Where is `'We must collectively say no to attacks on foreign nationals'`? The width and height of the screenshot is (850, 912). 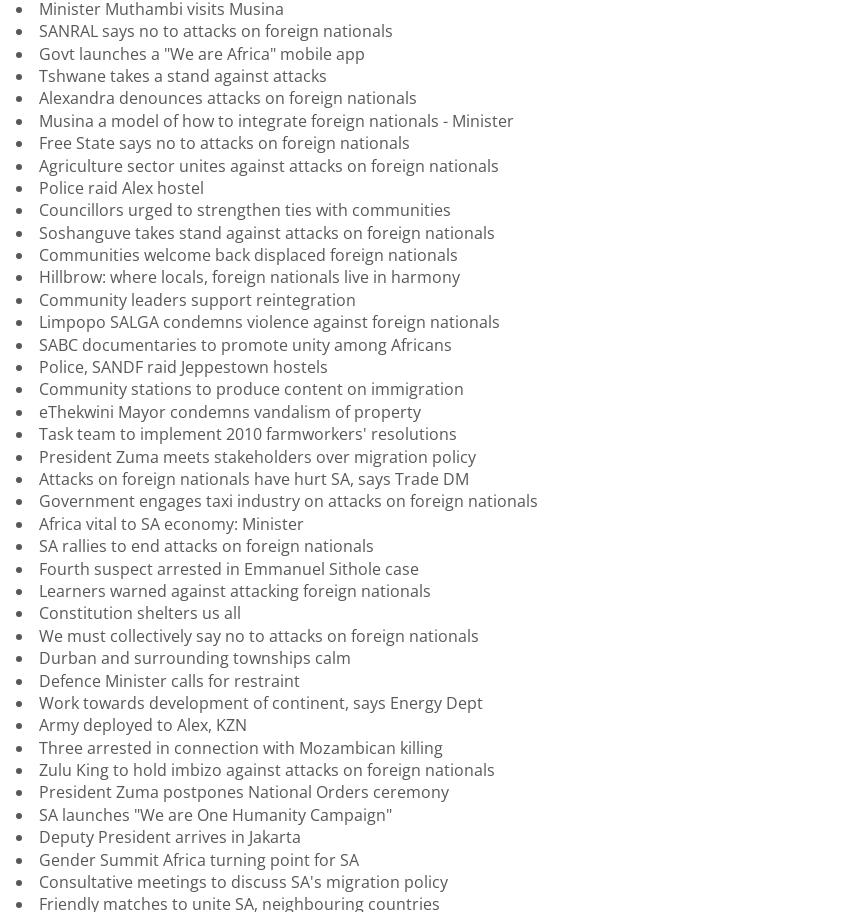 'We must collectively say no to attacks on foreign nationals' is located at coordinates (257, 635).